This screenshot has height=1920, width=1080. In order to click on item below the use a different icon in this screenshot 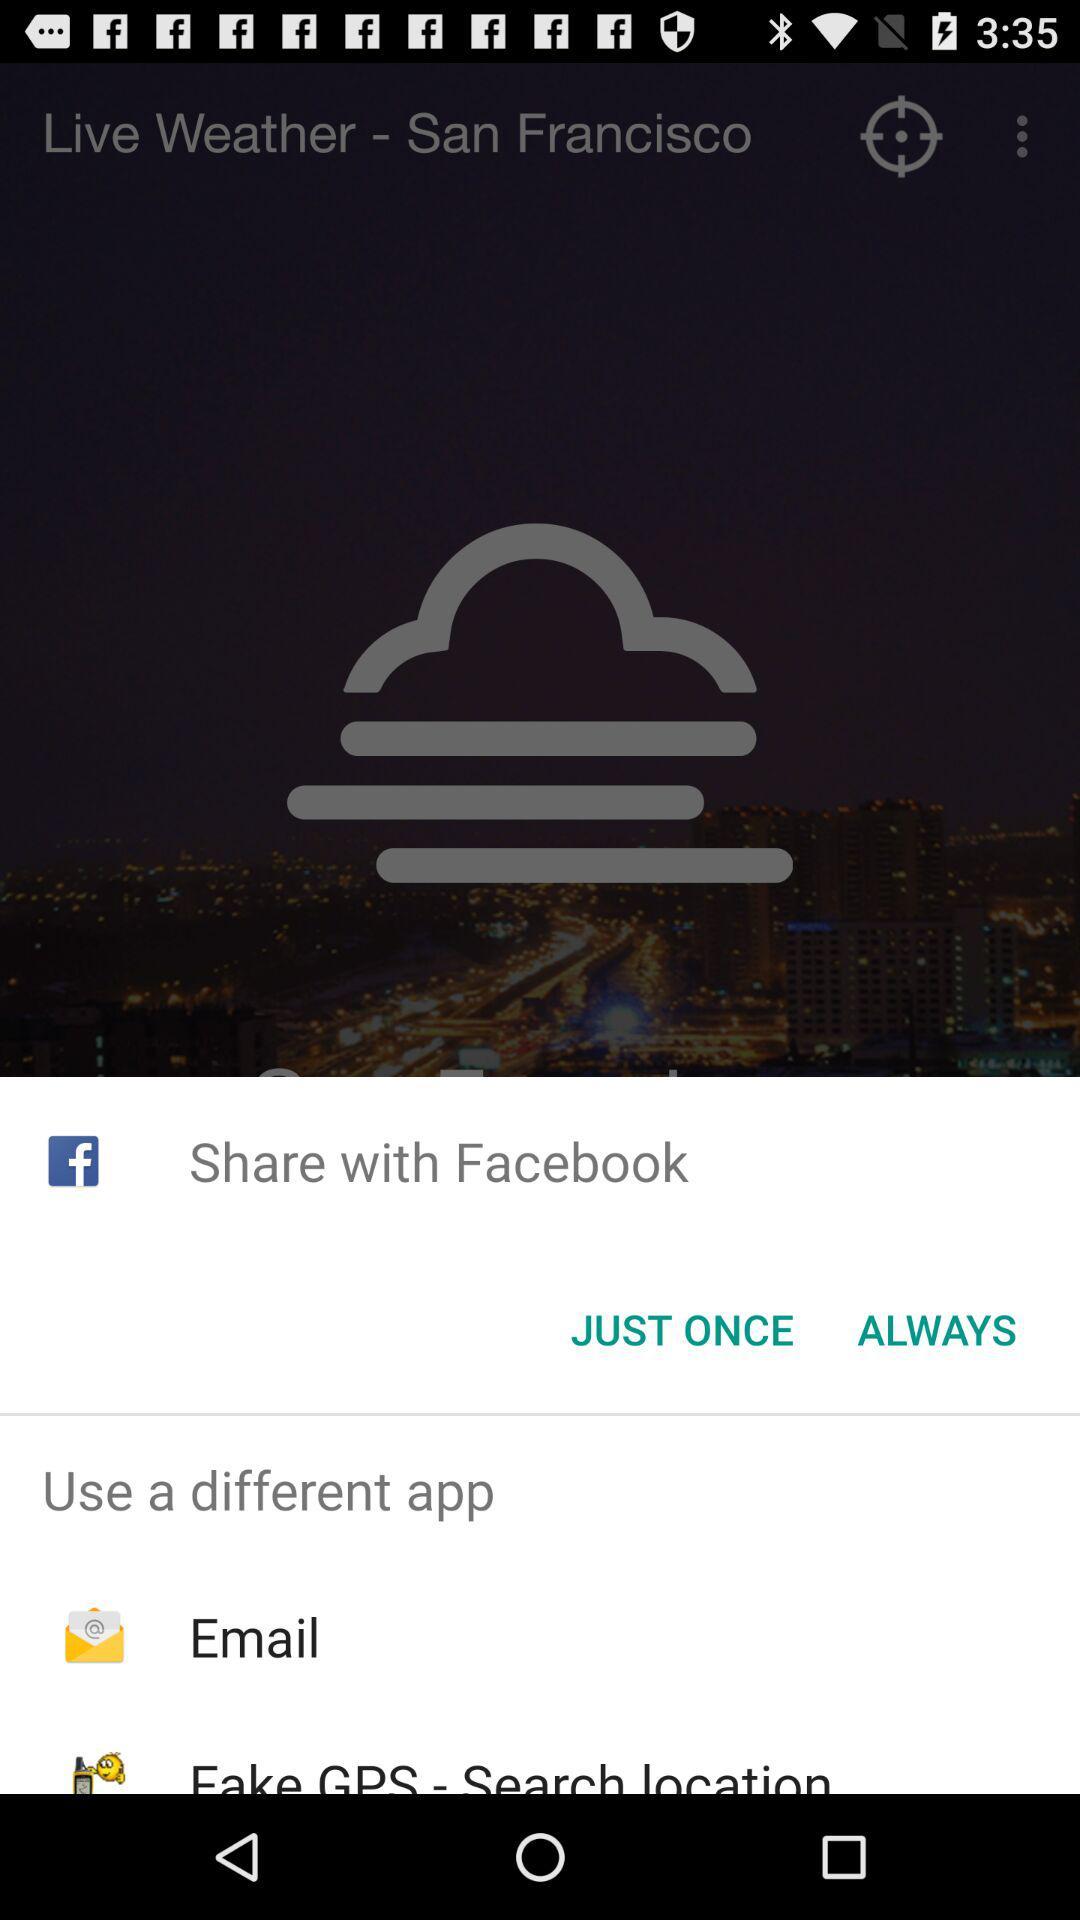, I will do `click(253, 1636)`.